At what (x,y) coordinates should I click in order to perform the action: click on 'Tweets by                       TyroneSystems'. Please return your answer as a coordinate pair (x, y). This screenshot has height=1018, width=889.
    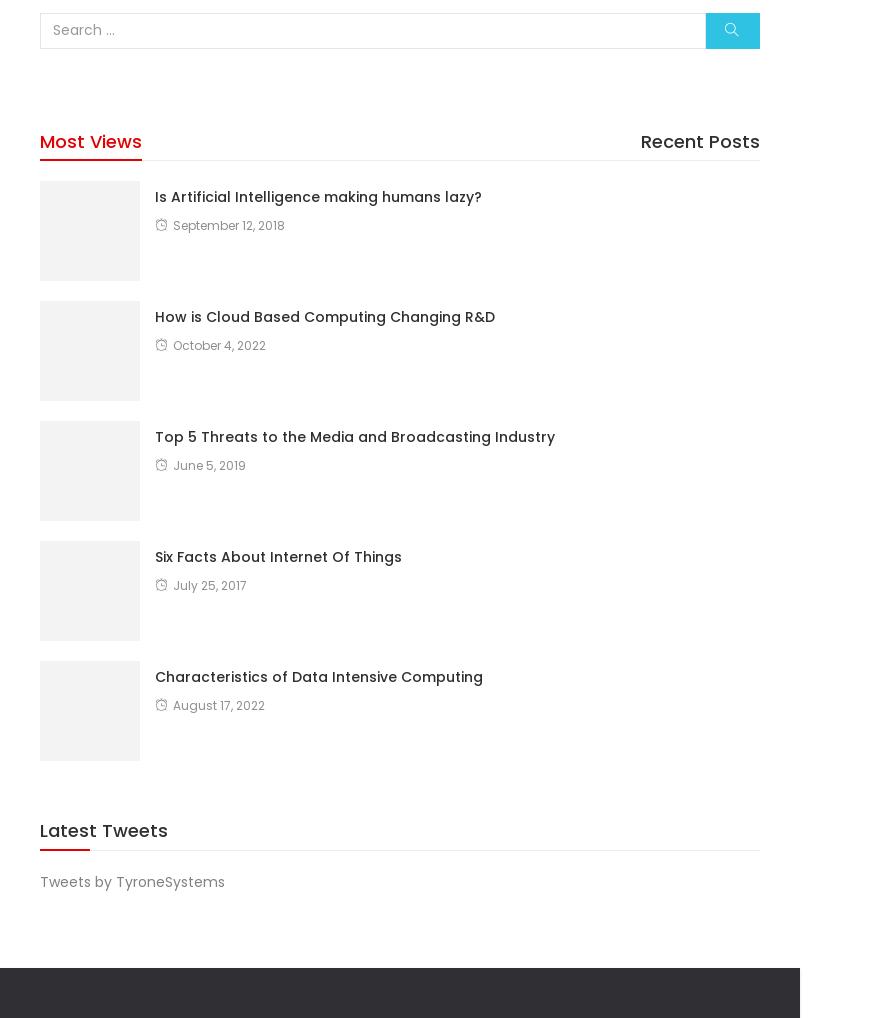
    Looking at the image, I should click on (40, 881).